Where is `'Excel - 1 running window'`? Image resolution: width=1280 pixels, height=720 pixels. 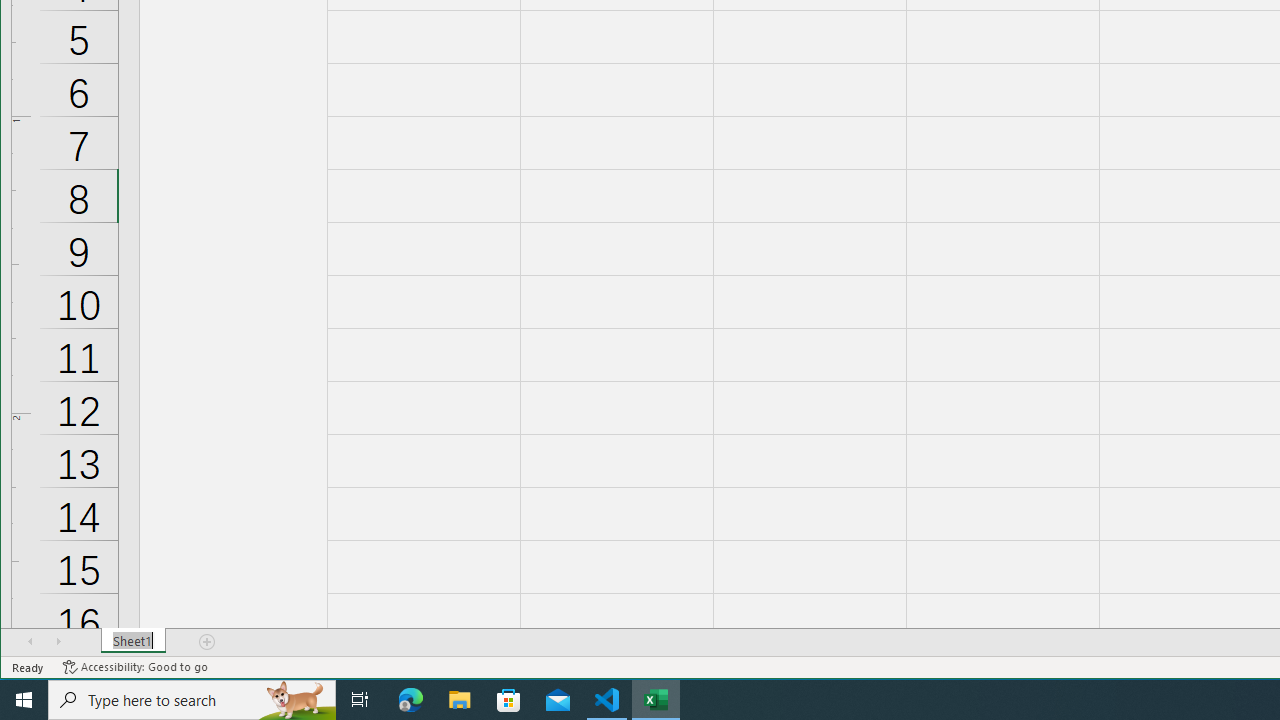 'Excel - 1 running window' is located at coordinates (656, 698).